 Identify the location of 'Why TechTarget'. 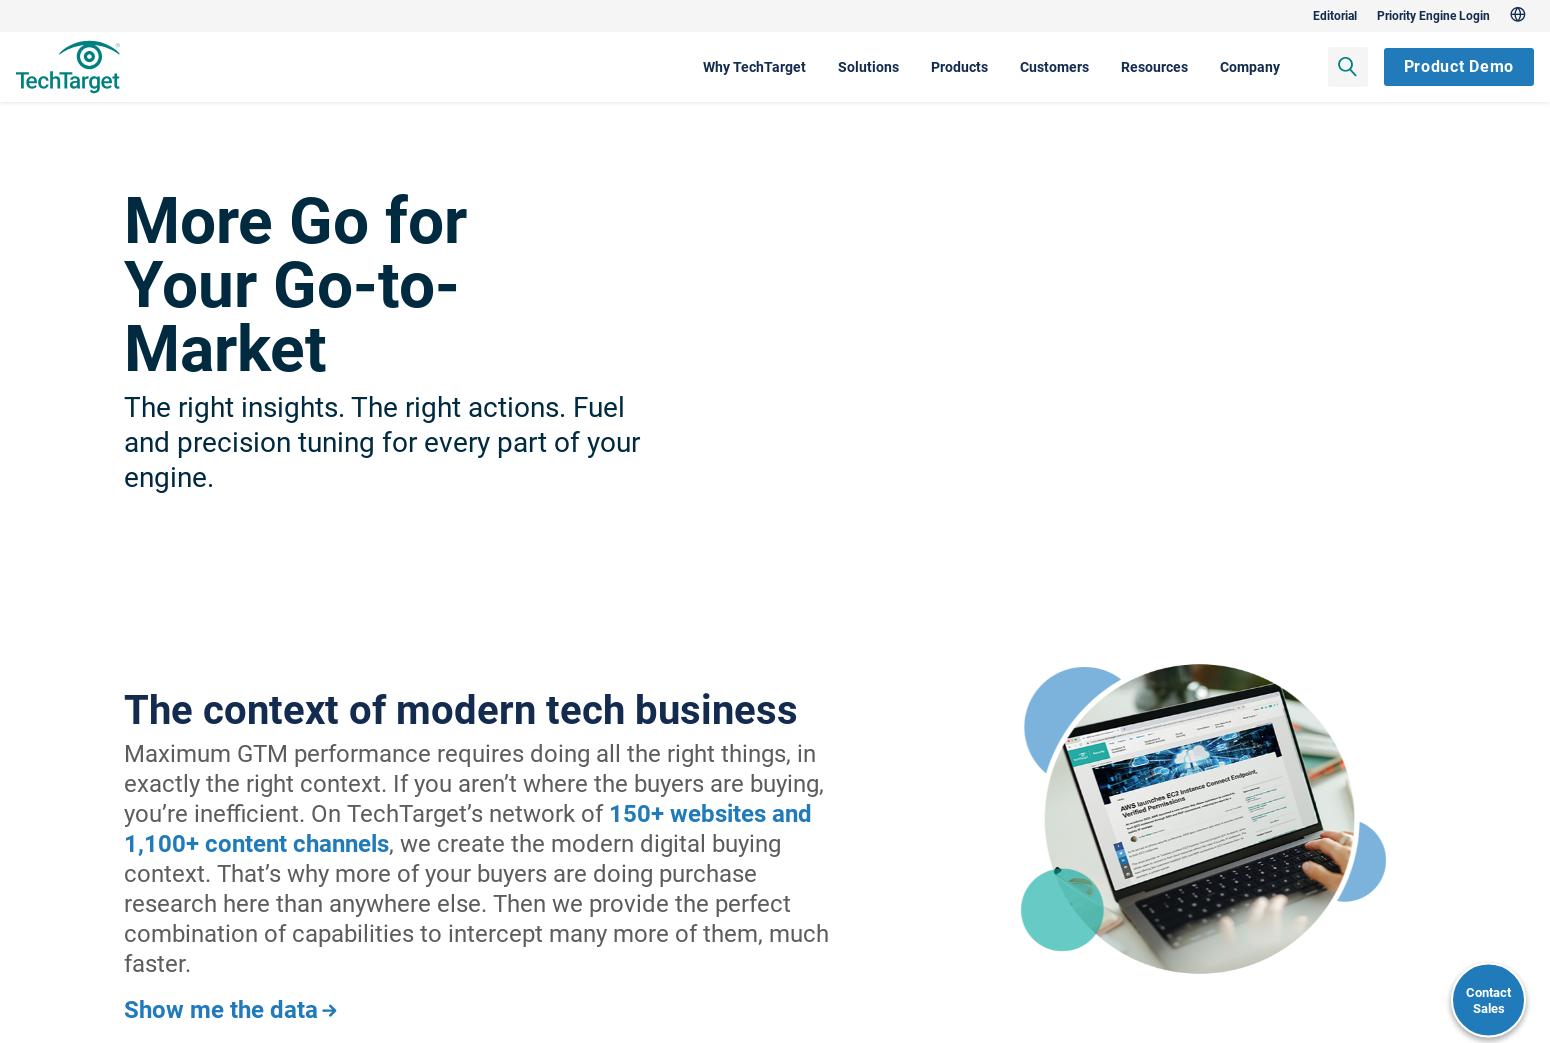
(644, 65).